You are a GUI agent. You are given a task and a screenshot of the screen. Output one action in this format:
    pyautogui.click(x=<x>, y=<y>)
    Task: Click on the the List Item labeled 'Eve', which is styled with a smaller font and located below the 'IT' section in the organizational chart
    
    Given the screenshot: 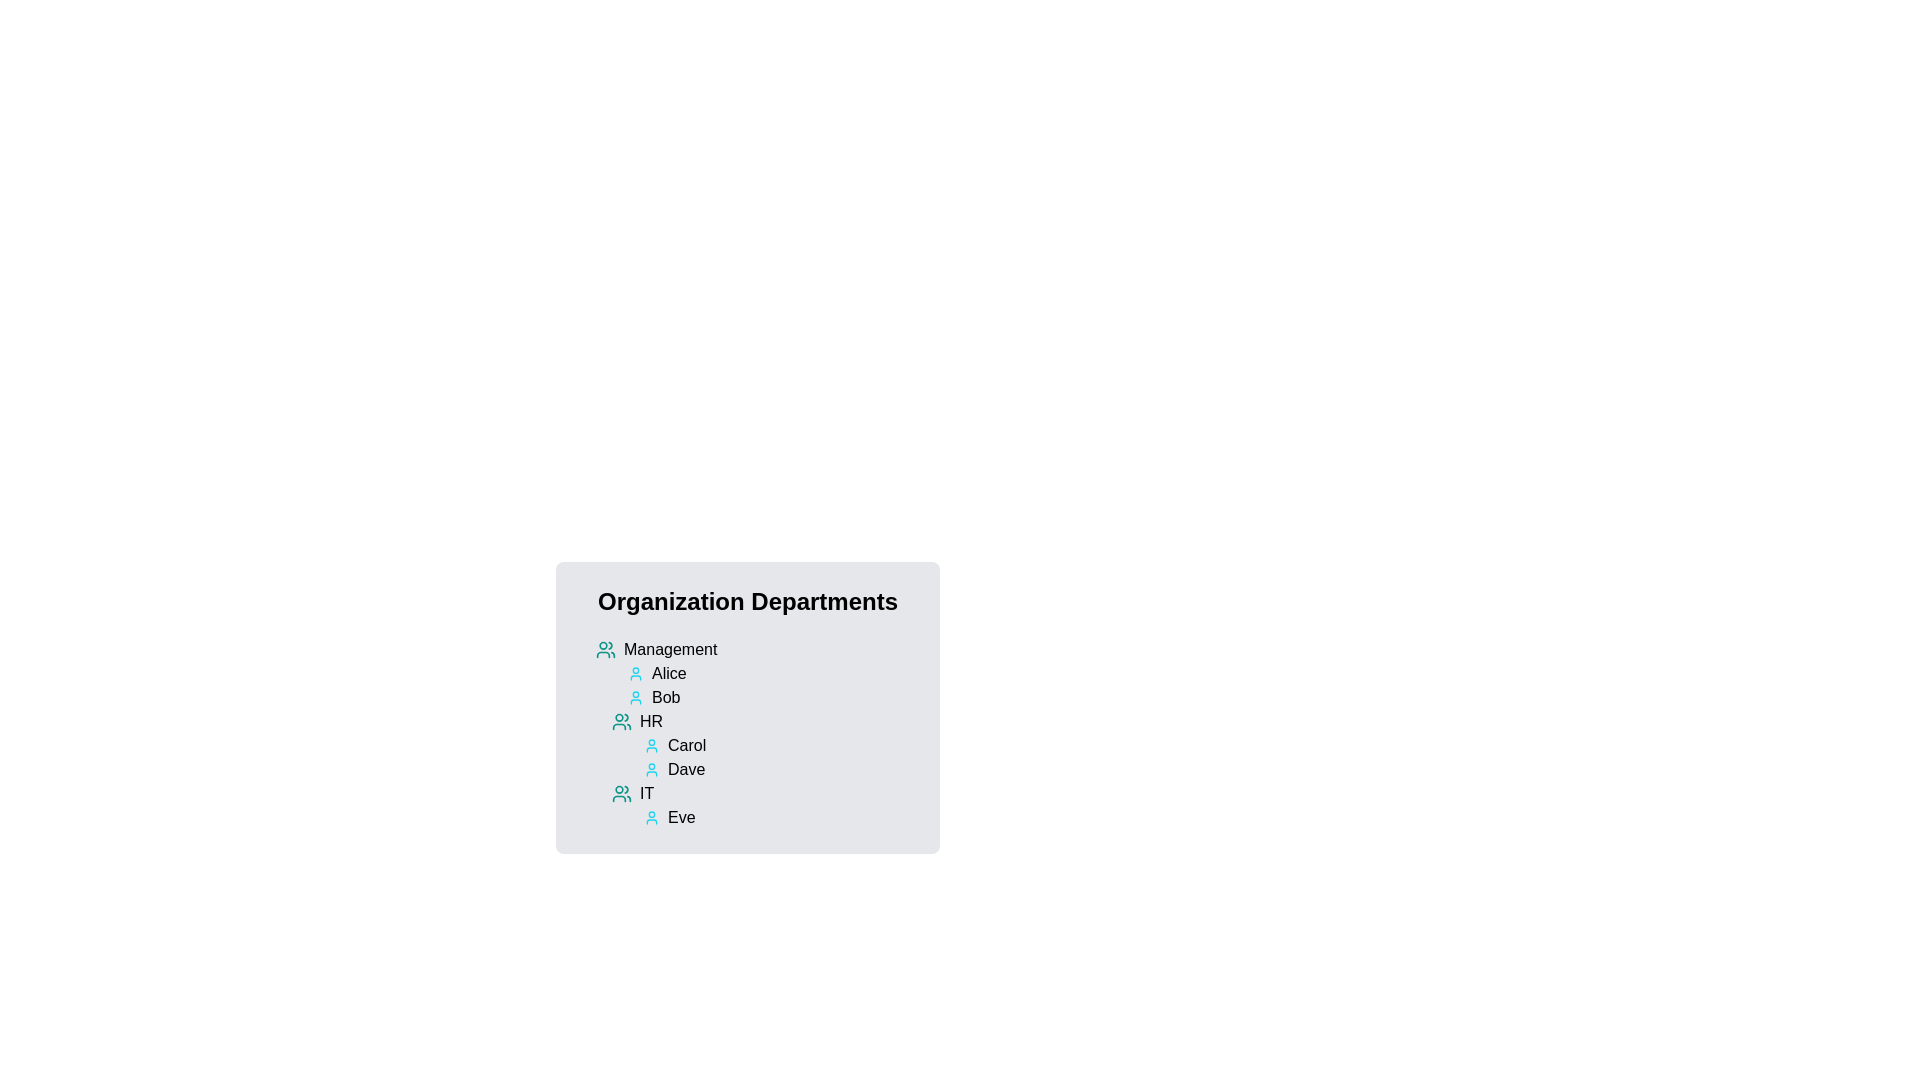 What is the action you would take?
    pyautogui.click(x=762, y=805)
    